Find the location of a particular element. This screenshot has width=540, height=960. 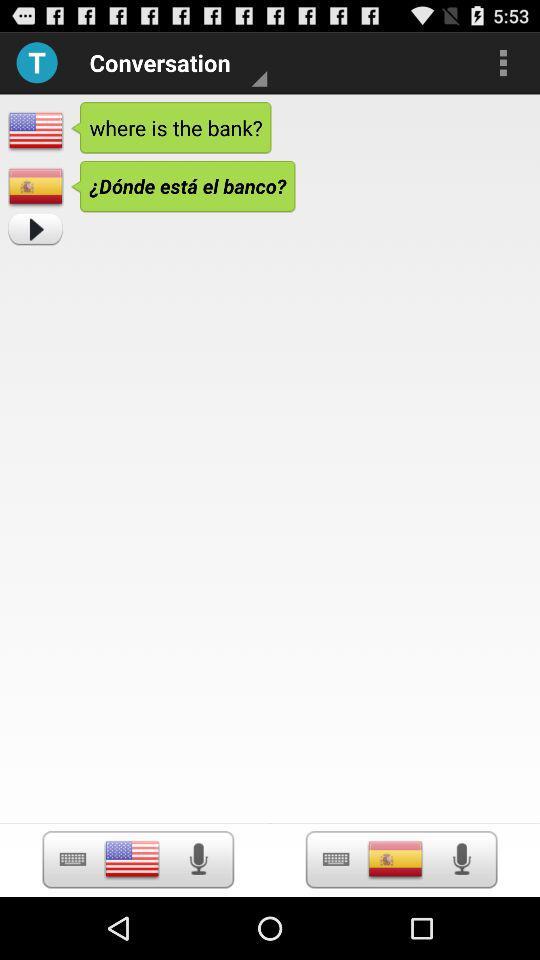

button is located at coordinates (336, 858).